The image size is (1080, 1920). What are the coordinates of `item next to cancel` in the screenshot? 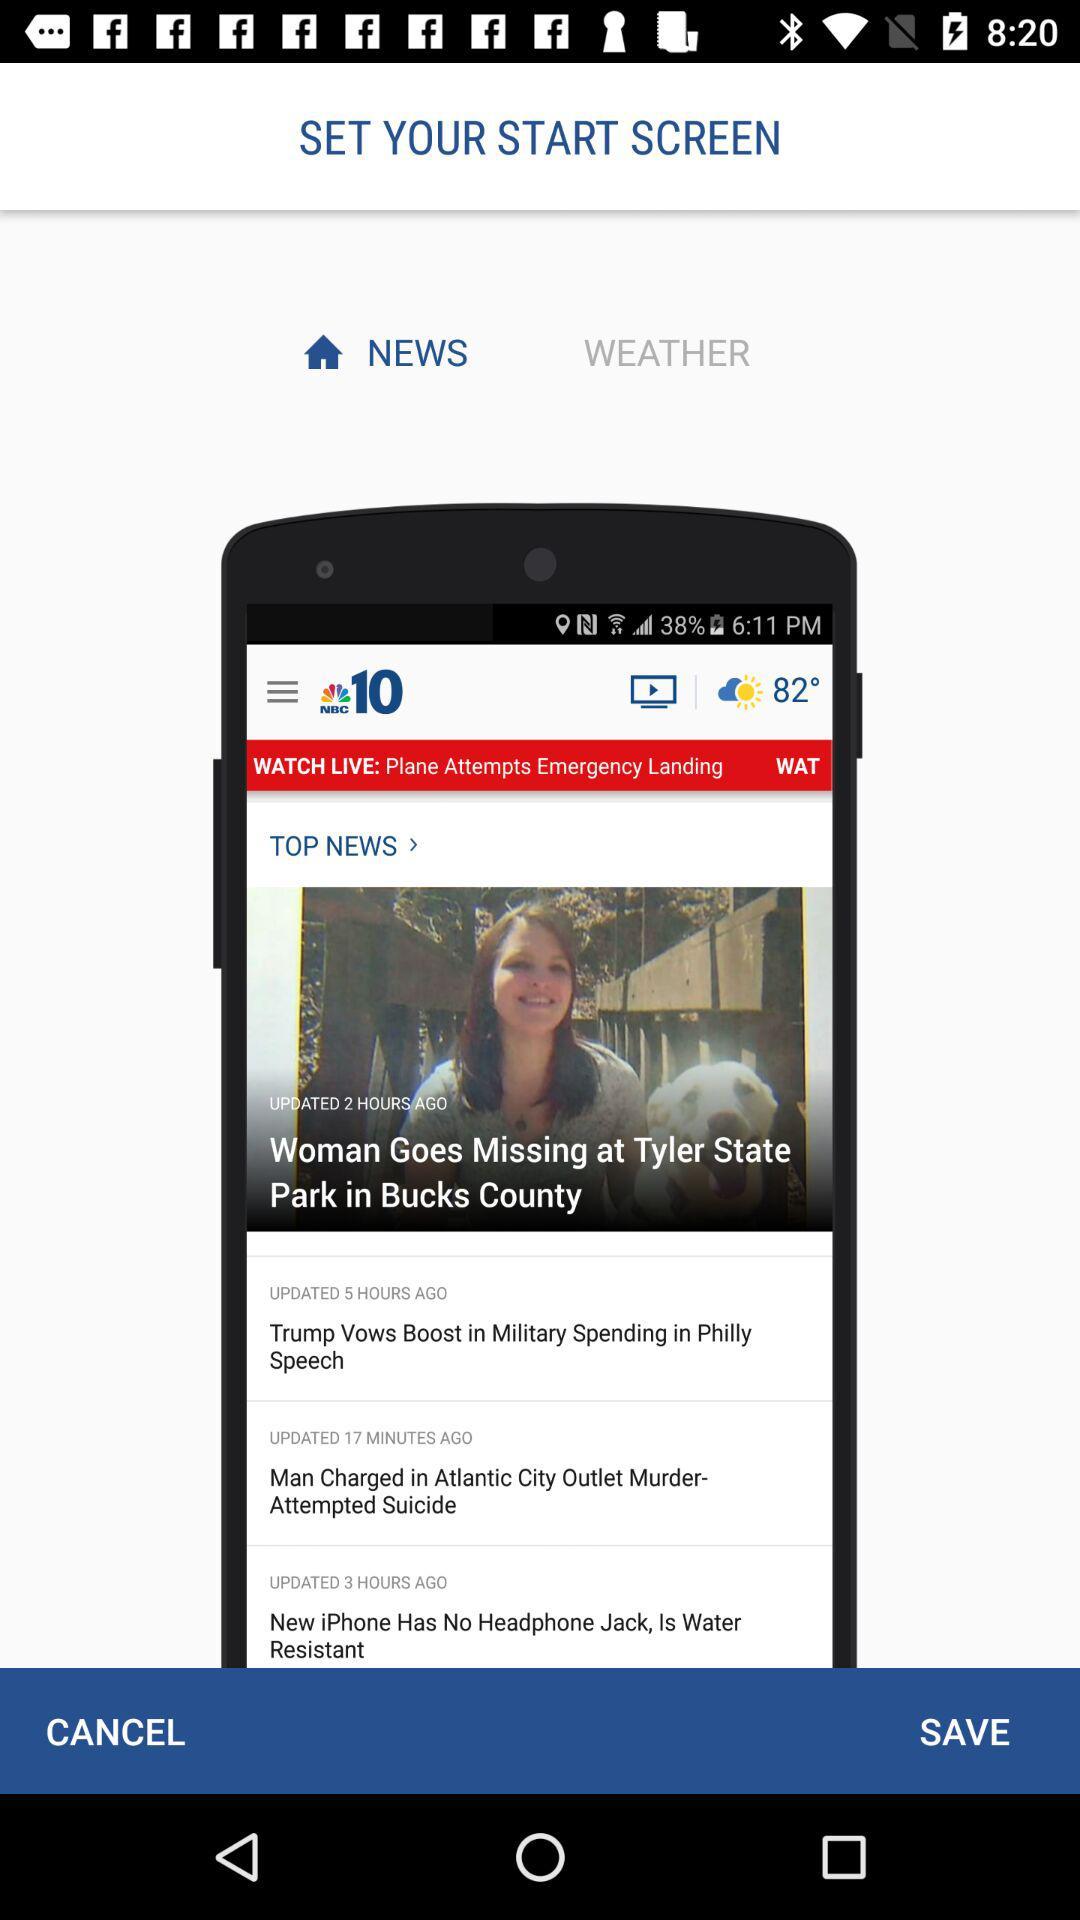 It's located at (963, 1730).